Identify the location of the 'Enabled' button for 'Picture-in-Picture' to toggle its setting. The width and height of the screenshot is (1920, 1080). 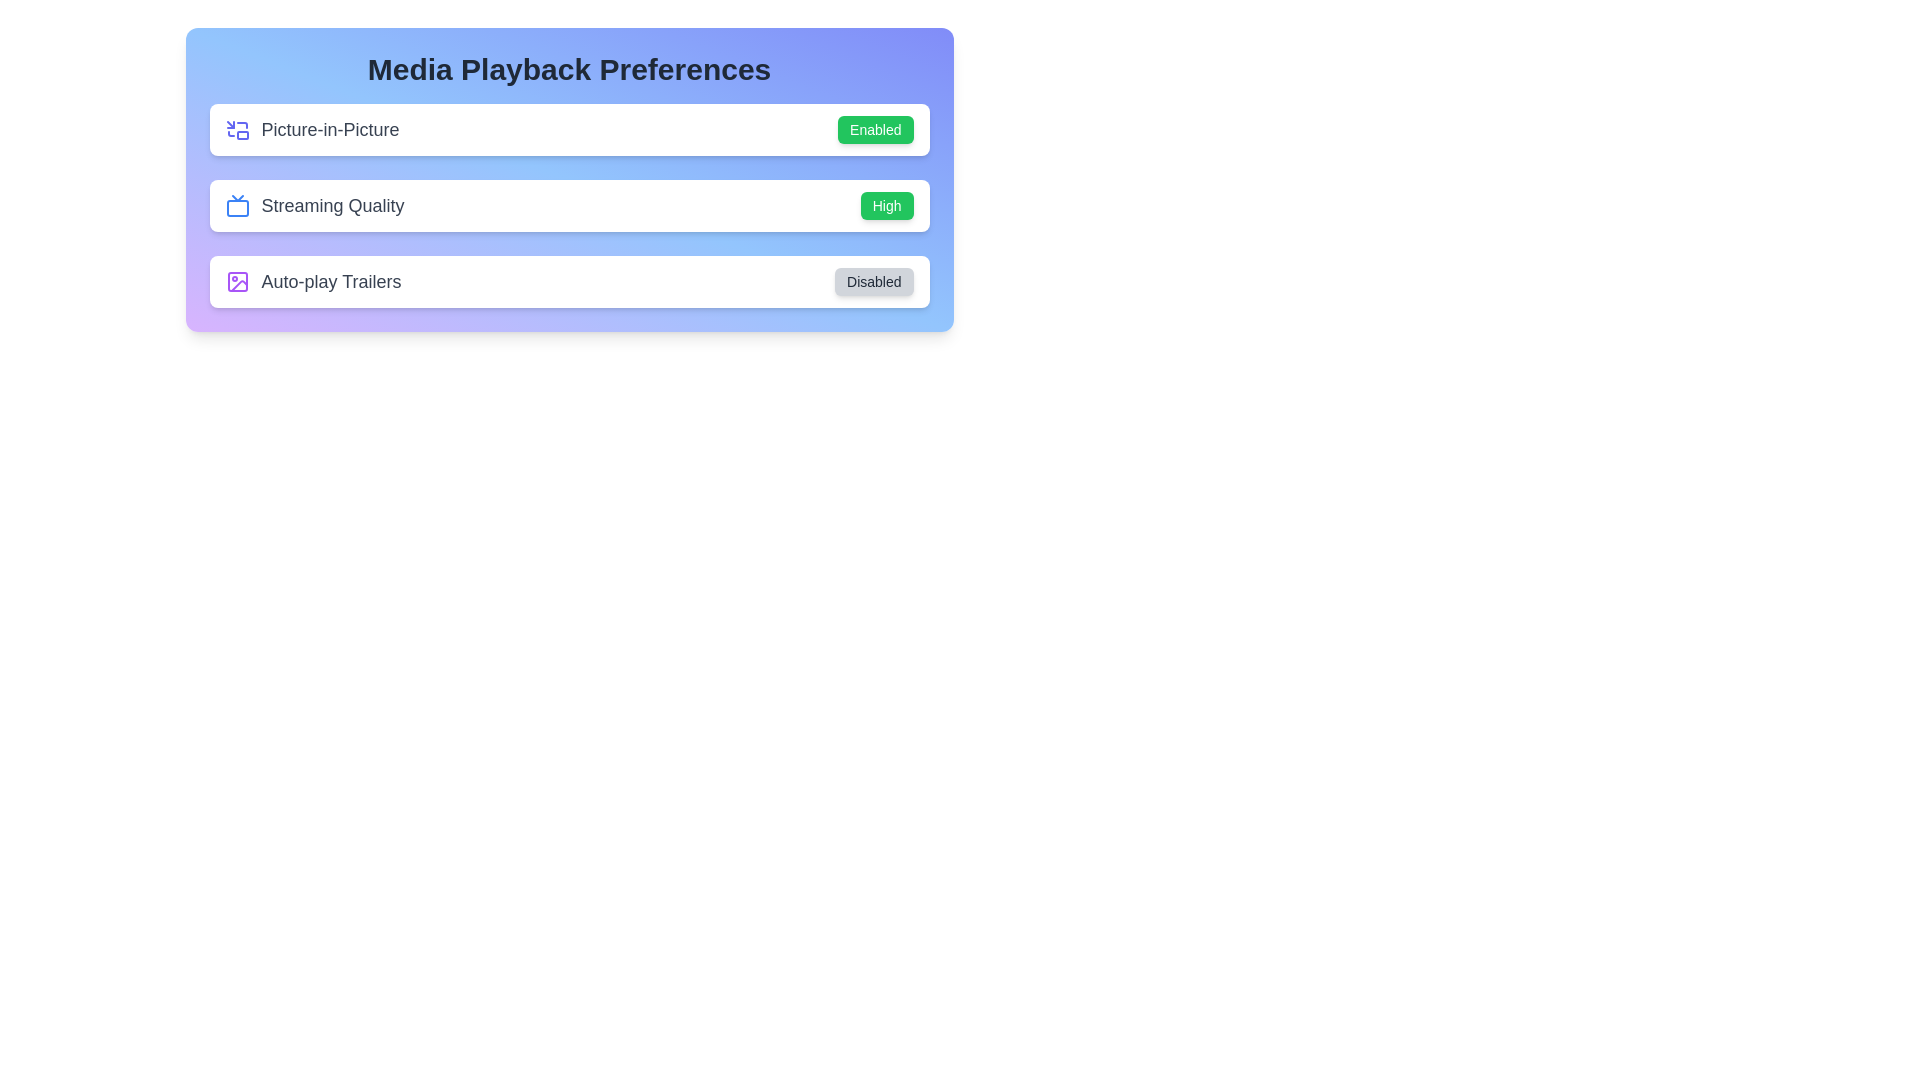
(875, 130).